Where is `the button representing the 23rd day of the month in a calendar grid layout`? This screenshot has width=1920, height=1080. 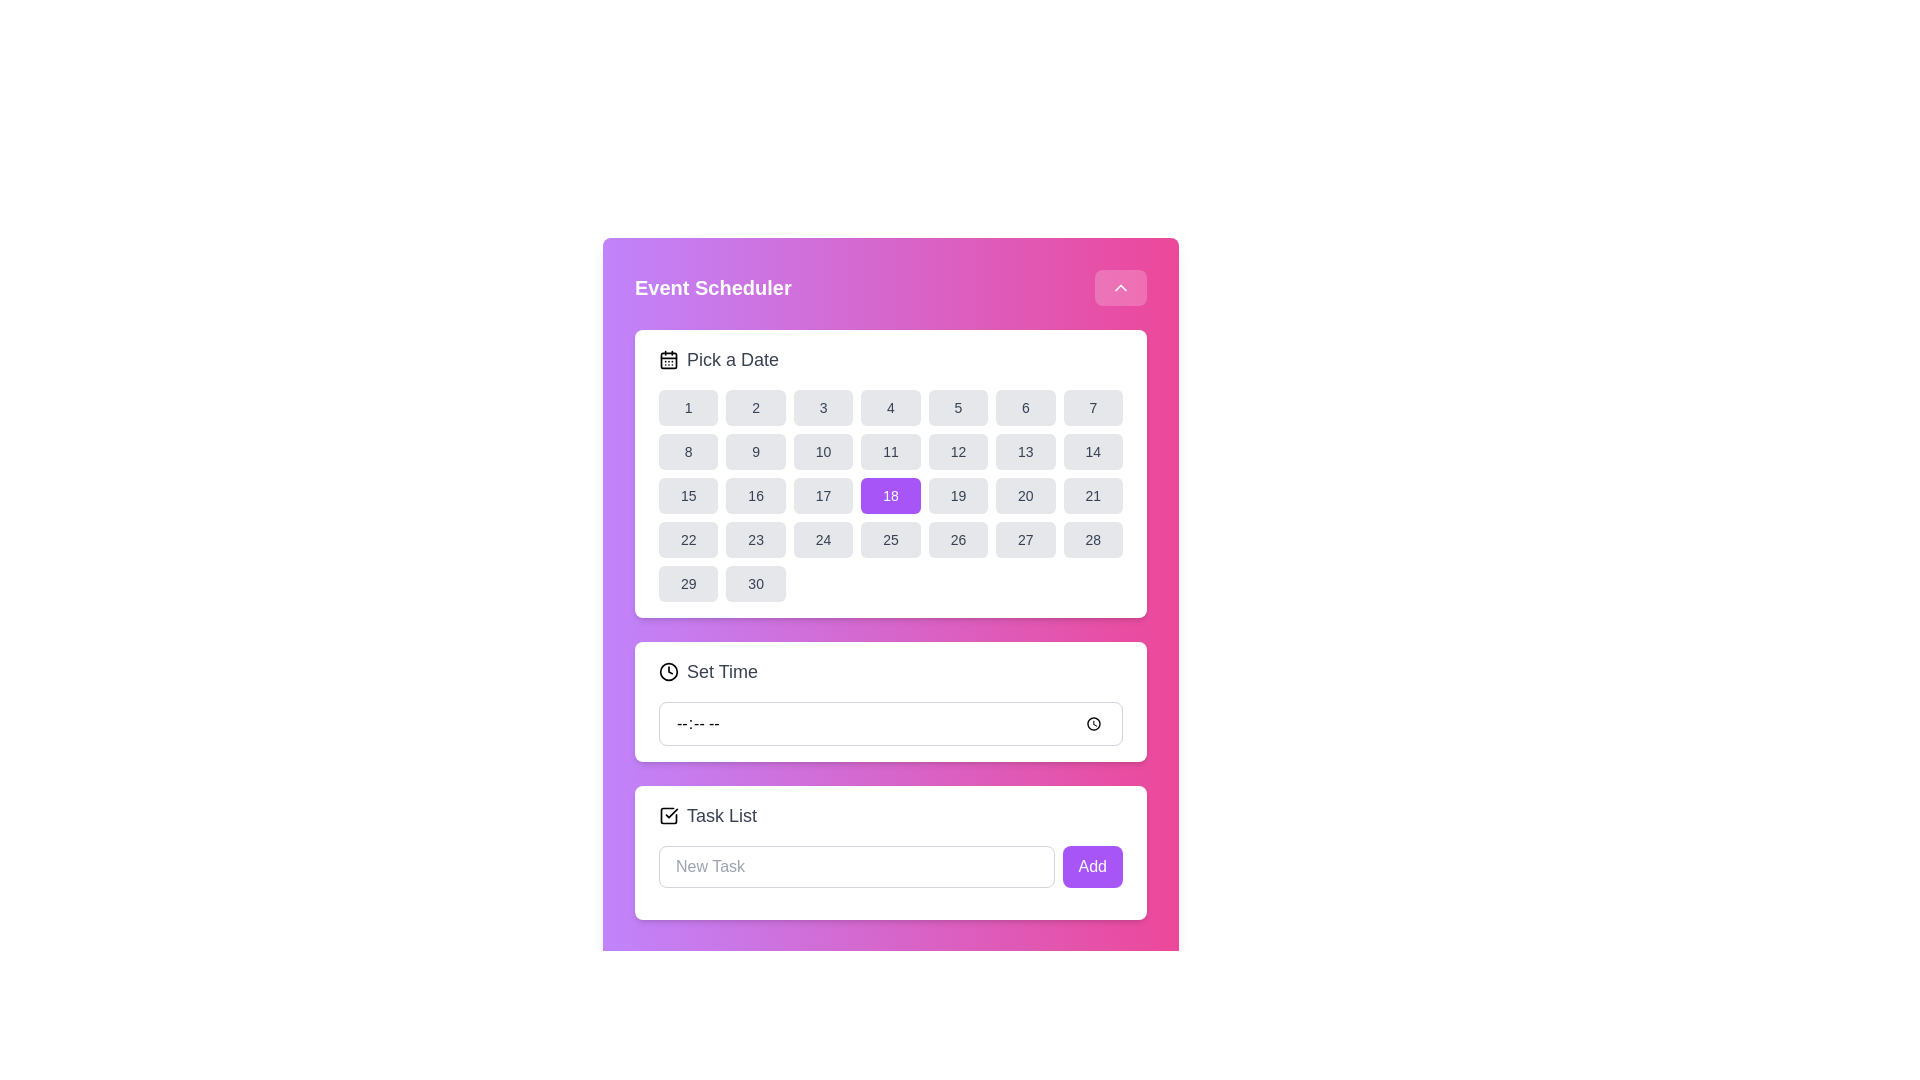 the button representing the 23rd day of the month in a calendar grid layout is located at coordinates (755, 540).